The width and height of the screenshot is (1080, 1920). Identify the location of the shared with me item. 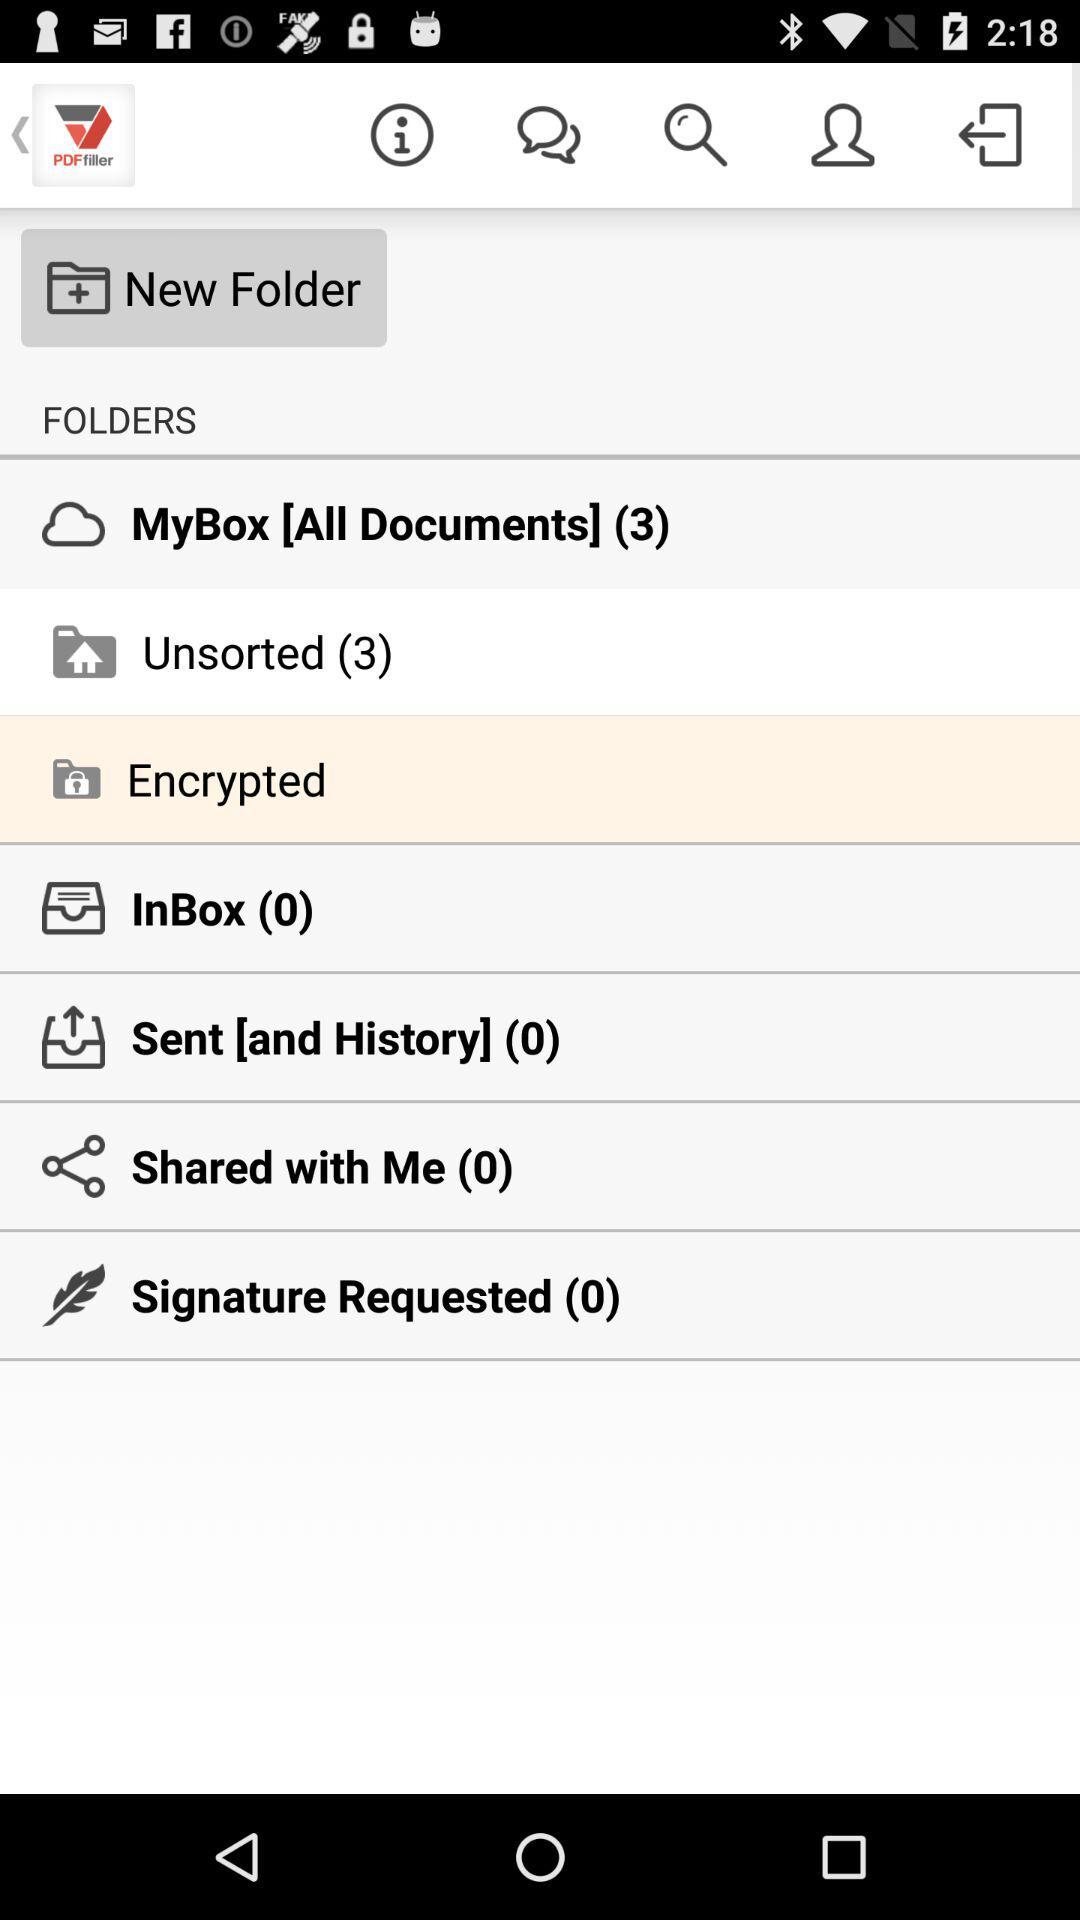
(540, 1166).